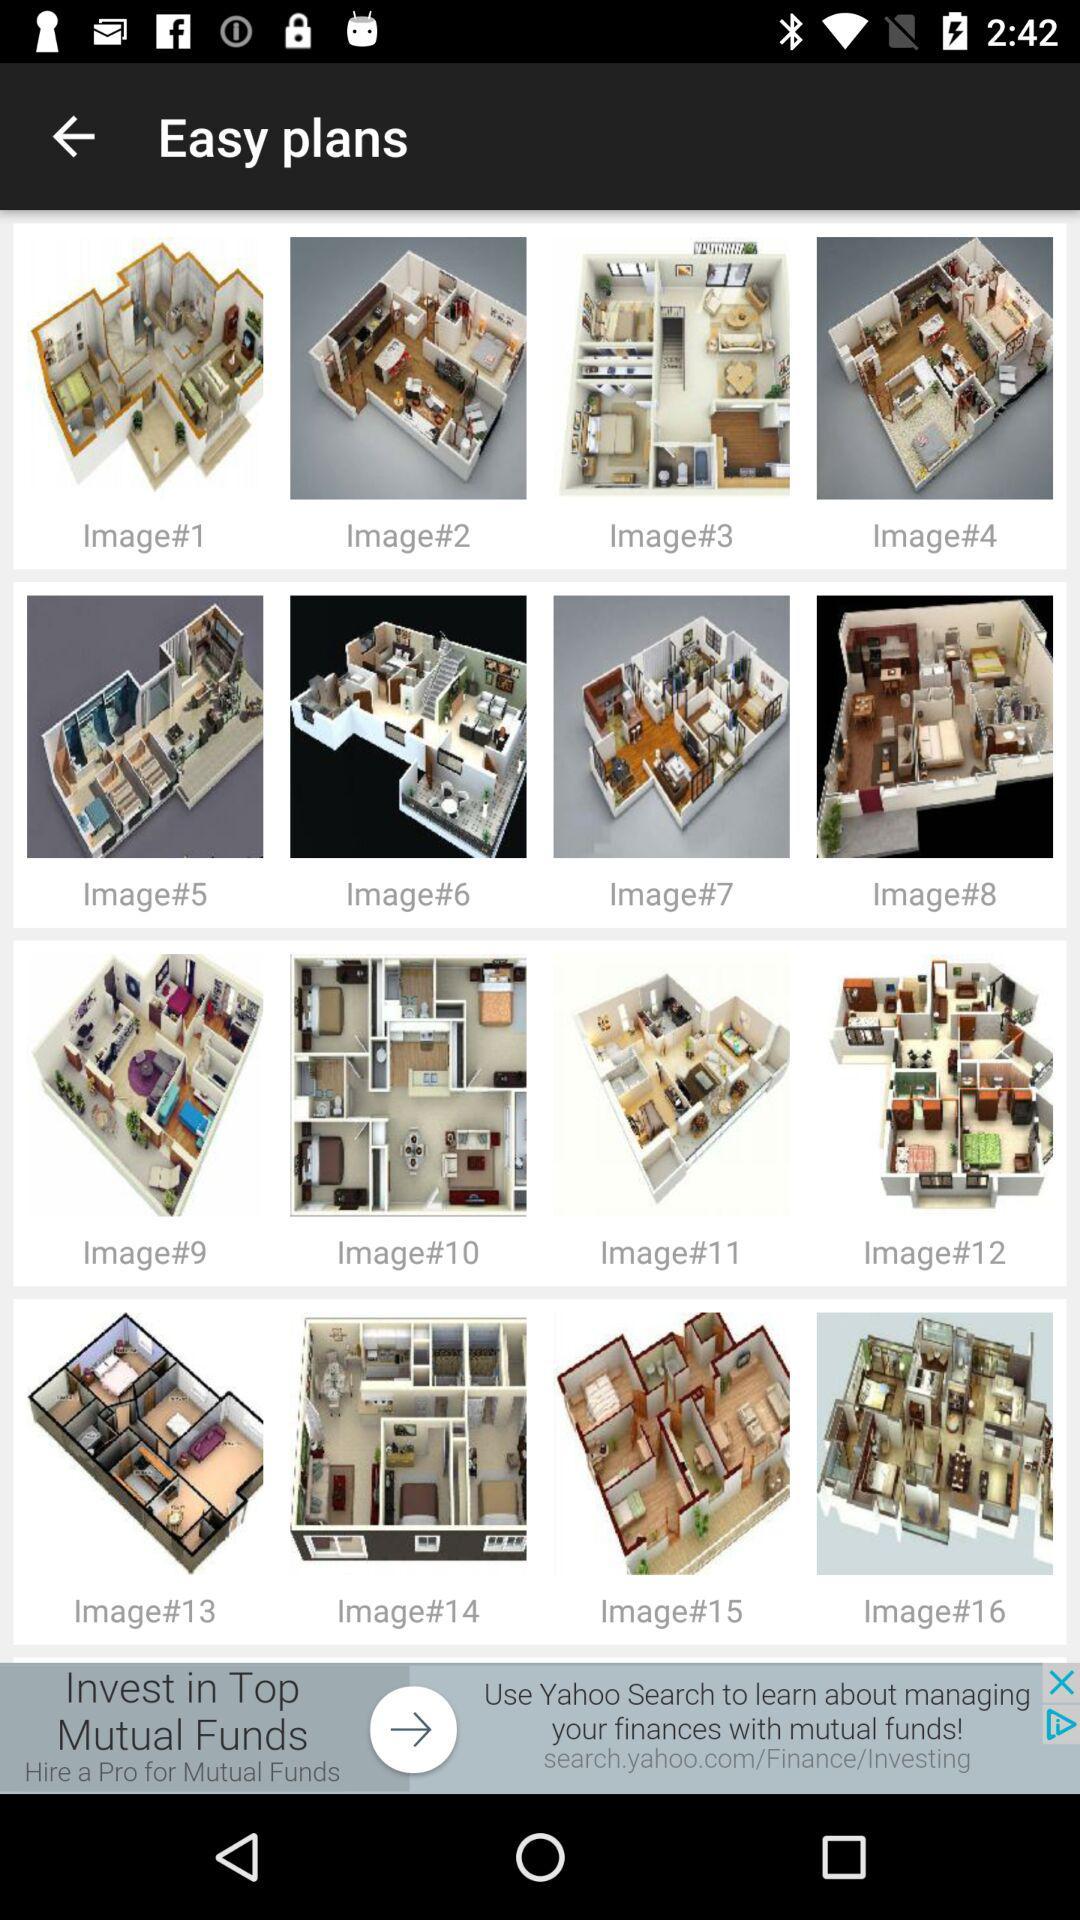 The height and width of the screenshot is (1920, 1080). What do you see at coordinates (150, 725) in the screenshot?
I see `the second image in first row` at bounding box center [150, 725].